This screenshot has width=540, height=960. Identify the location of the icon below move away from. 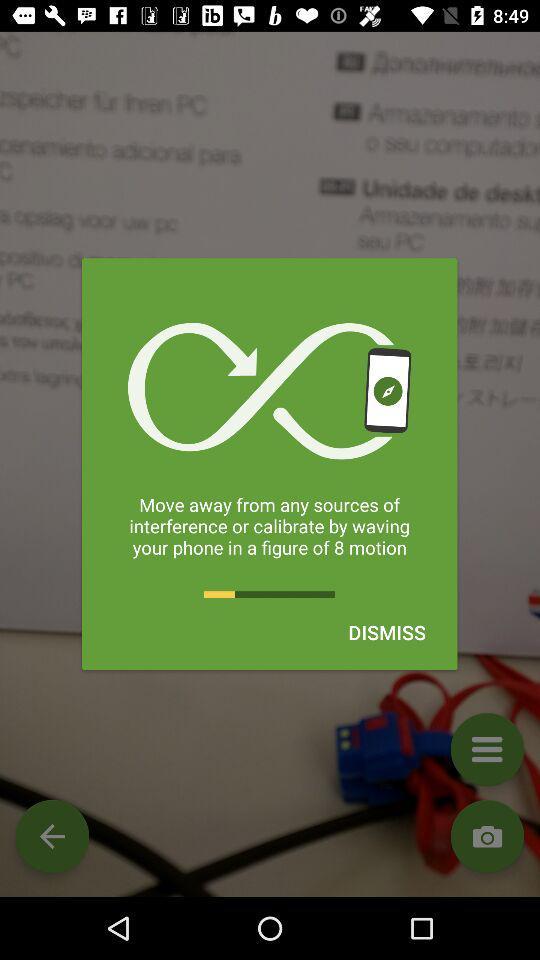
(387, 631).